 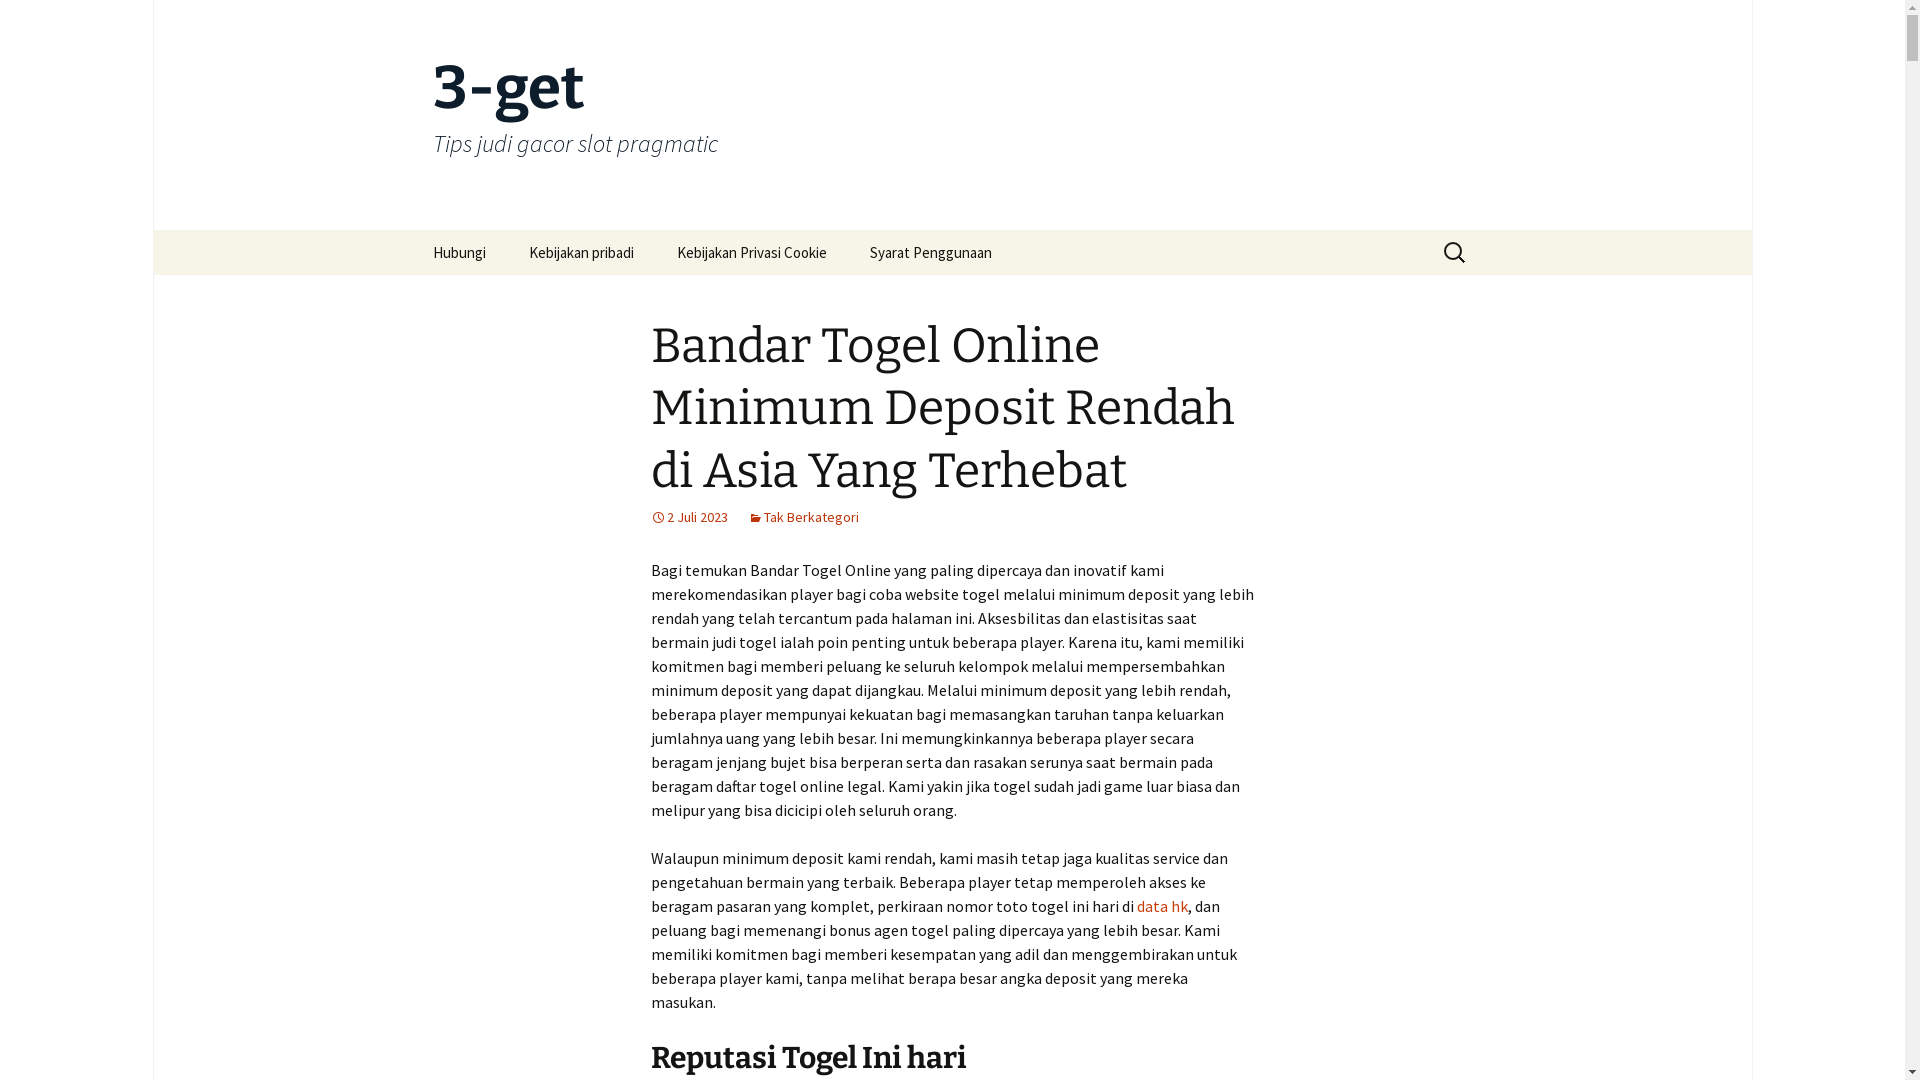 I want to click on 'Tak Berkategori', so click(x=803, y=515).